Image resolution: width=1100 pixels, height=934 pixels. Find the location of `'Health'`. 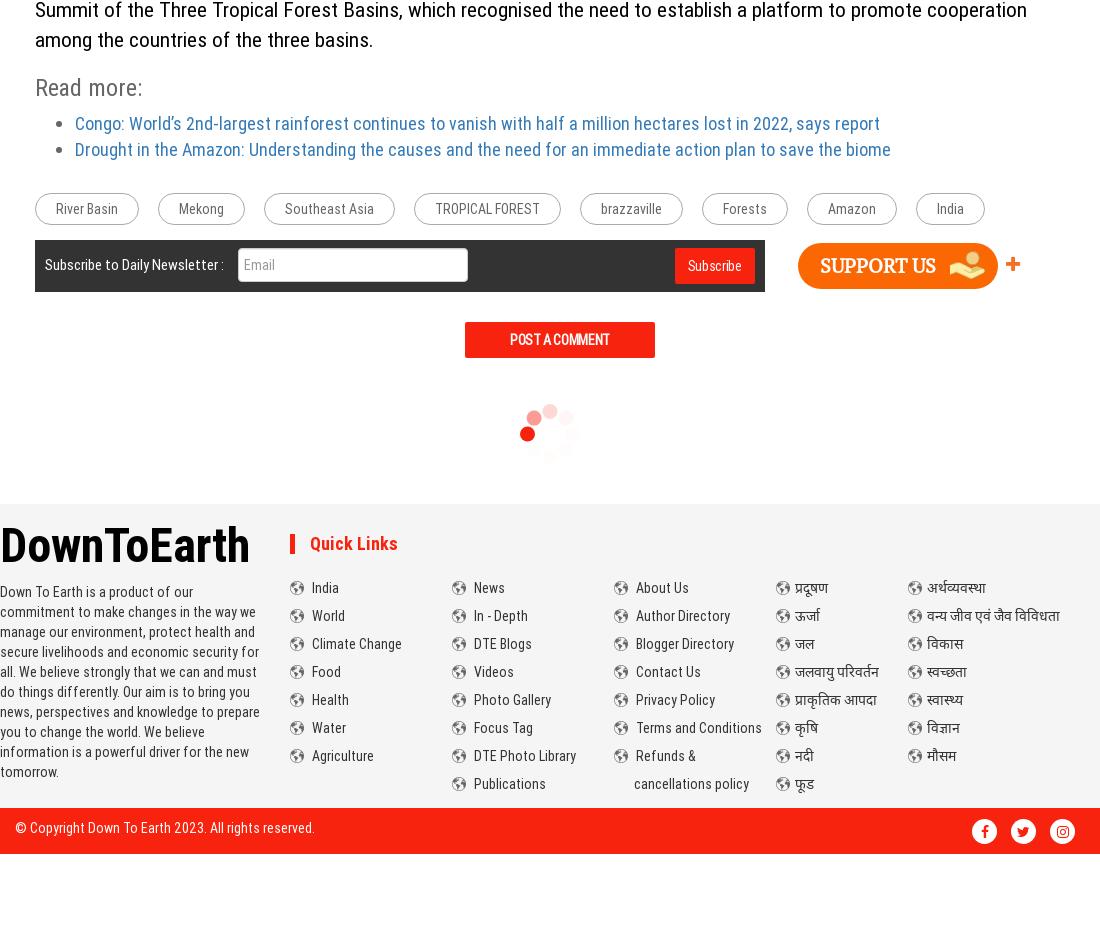

'Health' is located at coordinates (328, 699).